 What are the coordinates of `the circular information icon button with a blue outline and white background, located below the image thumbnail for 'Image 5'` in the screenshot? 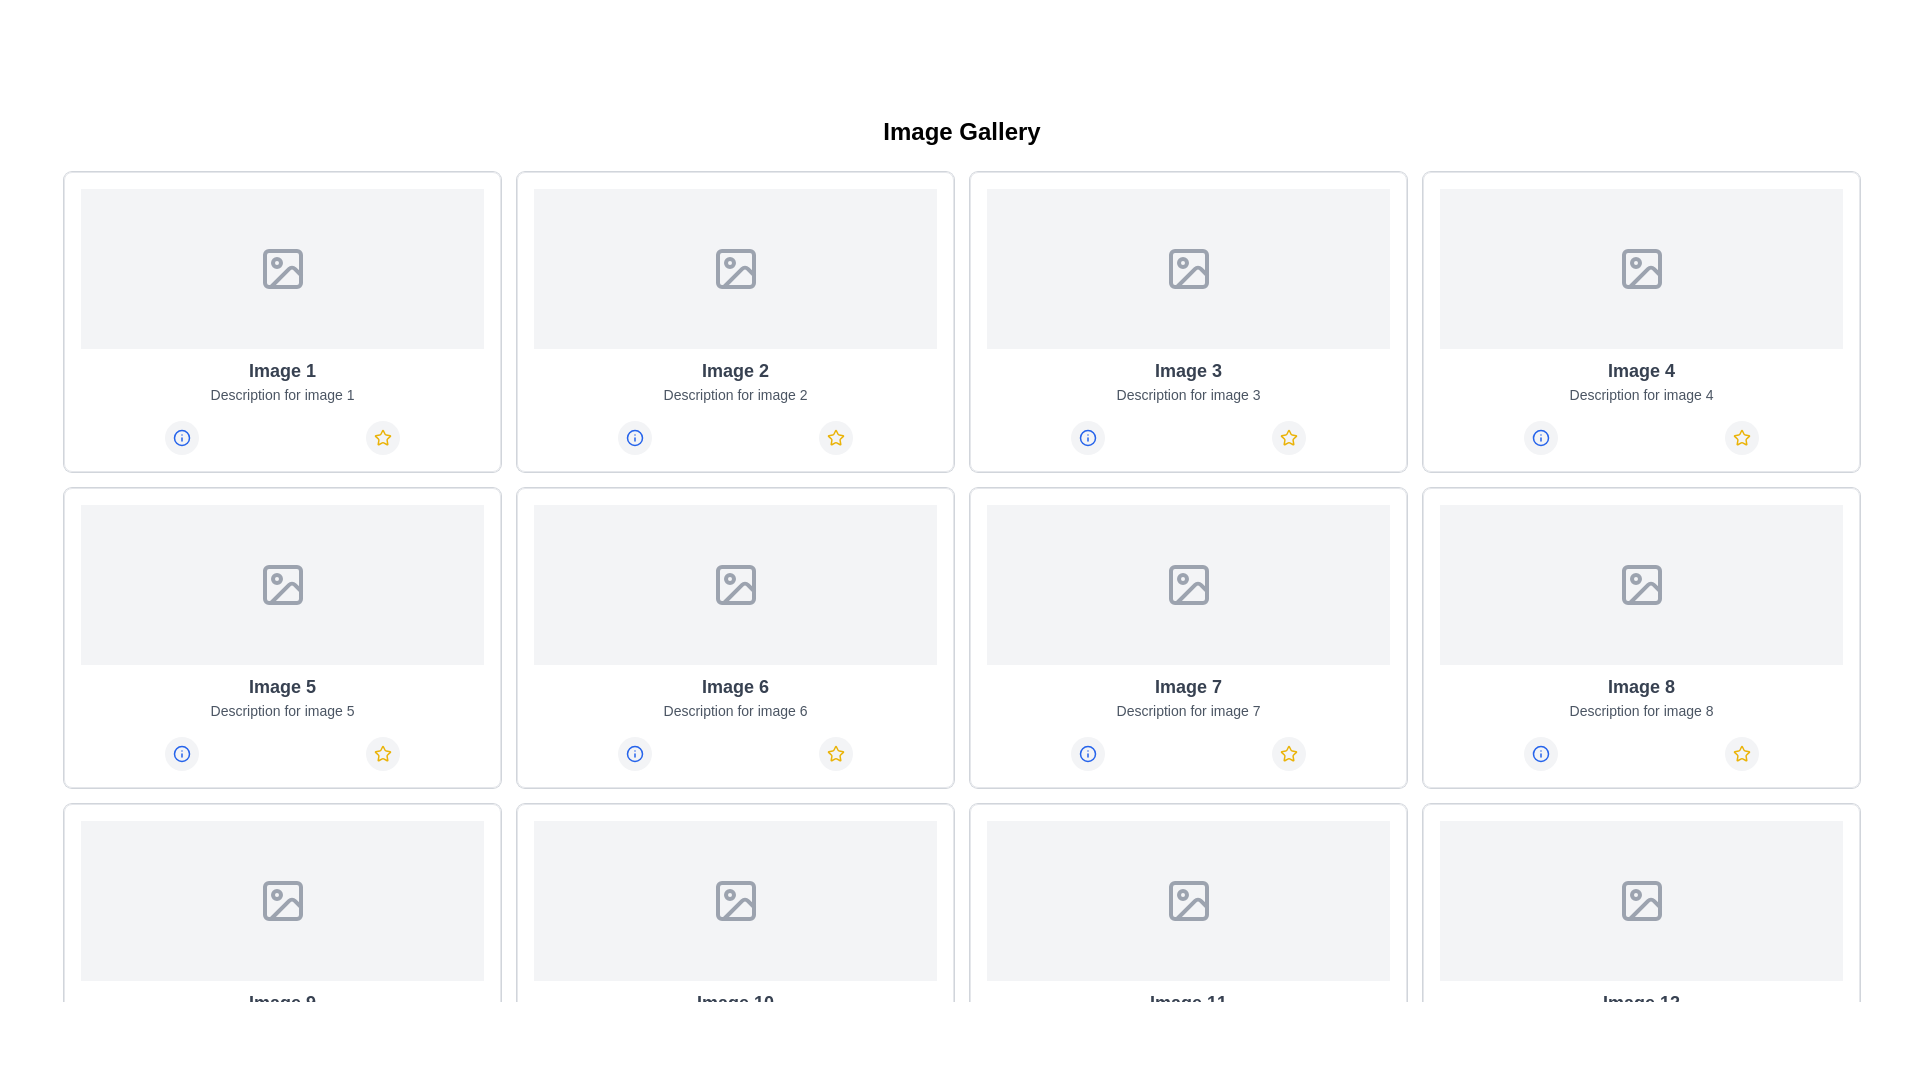 It's located at (181, 753).